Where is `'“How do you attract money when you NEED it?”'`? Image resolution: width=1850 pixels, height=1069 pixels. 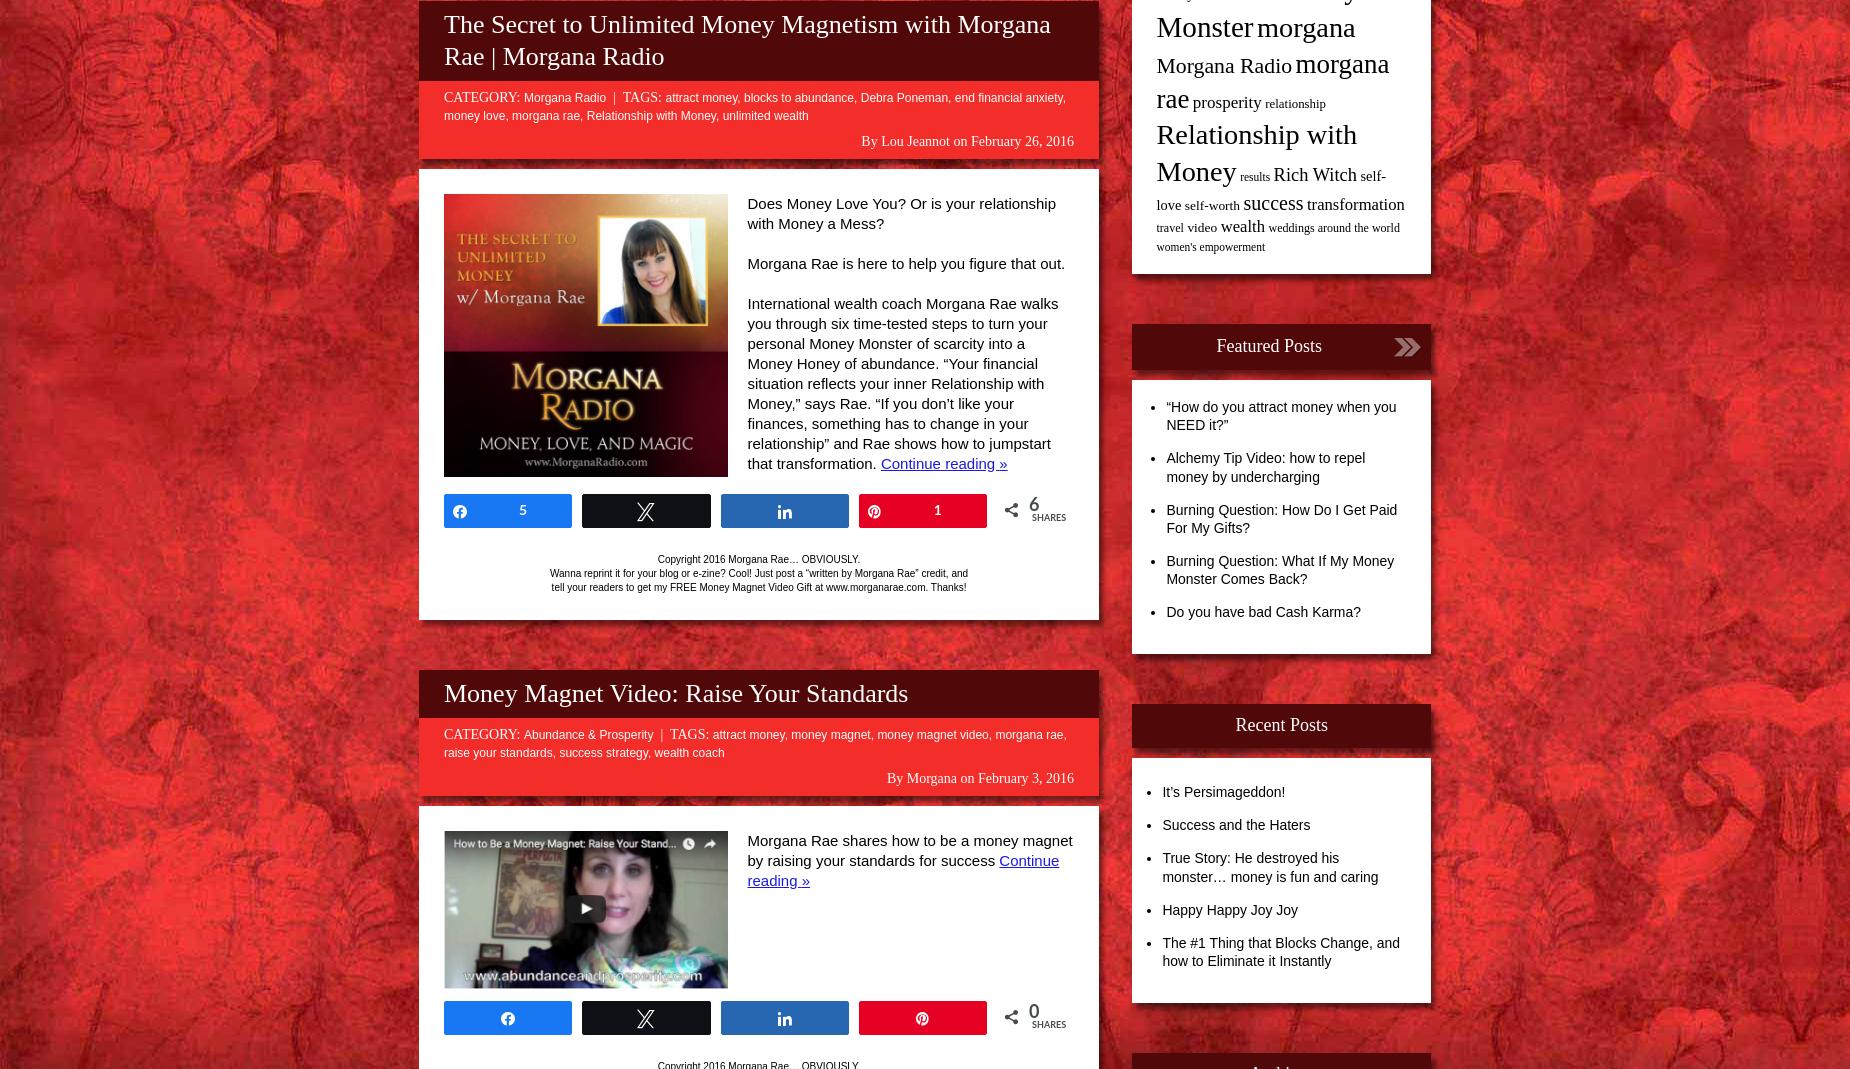 '“How do you attract money when you NEED it?”' is located at coordinates (1279, 415).